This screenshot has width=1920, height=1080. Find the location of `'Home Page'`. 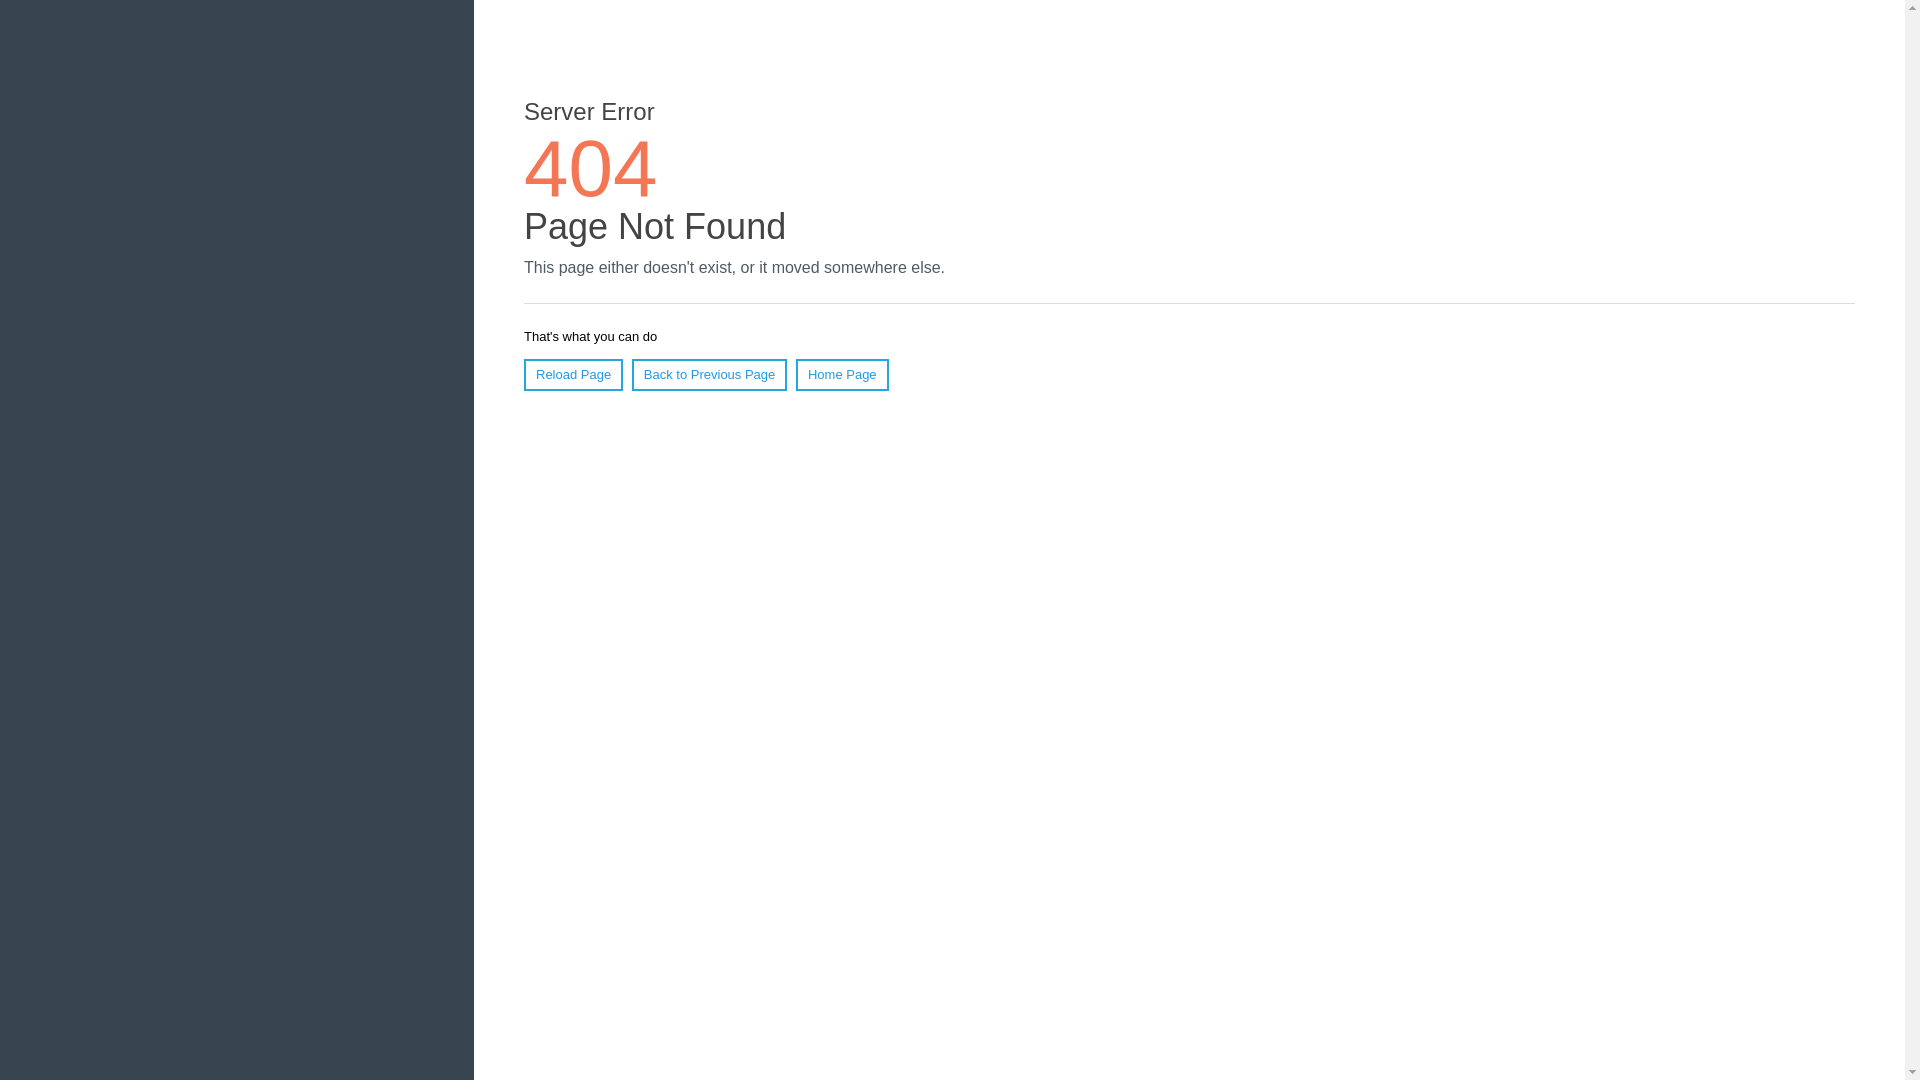

'Home Page' is located at coordinates (795, 374).